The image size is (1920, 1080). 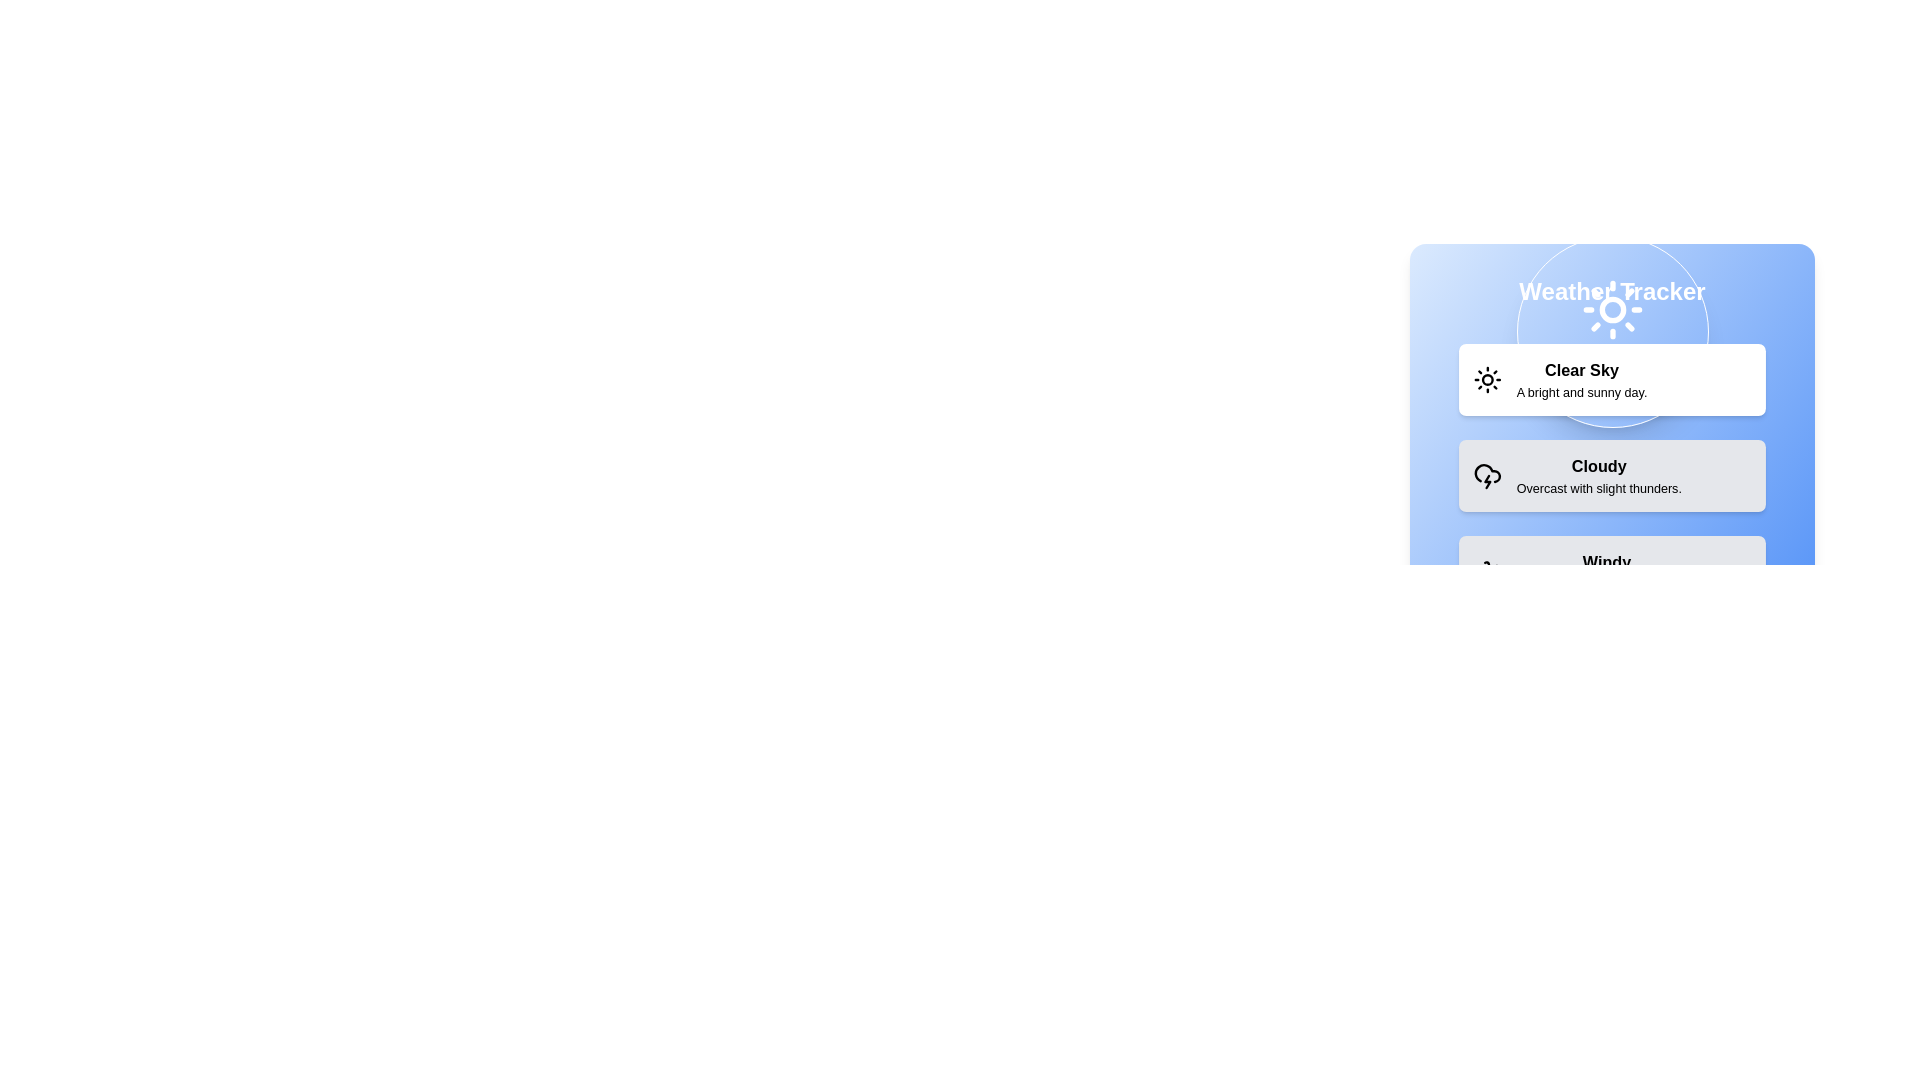 What do you see at coordinates (1487, 571) in the screenshot?
I see `the graphical representation of the wind icon, which is a minimalistic SVG graphic with curved lines and a black stroke, located at the top-left corner of the card displaying 'Windy'` at bounding box center [1487, 571].